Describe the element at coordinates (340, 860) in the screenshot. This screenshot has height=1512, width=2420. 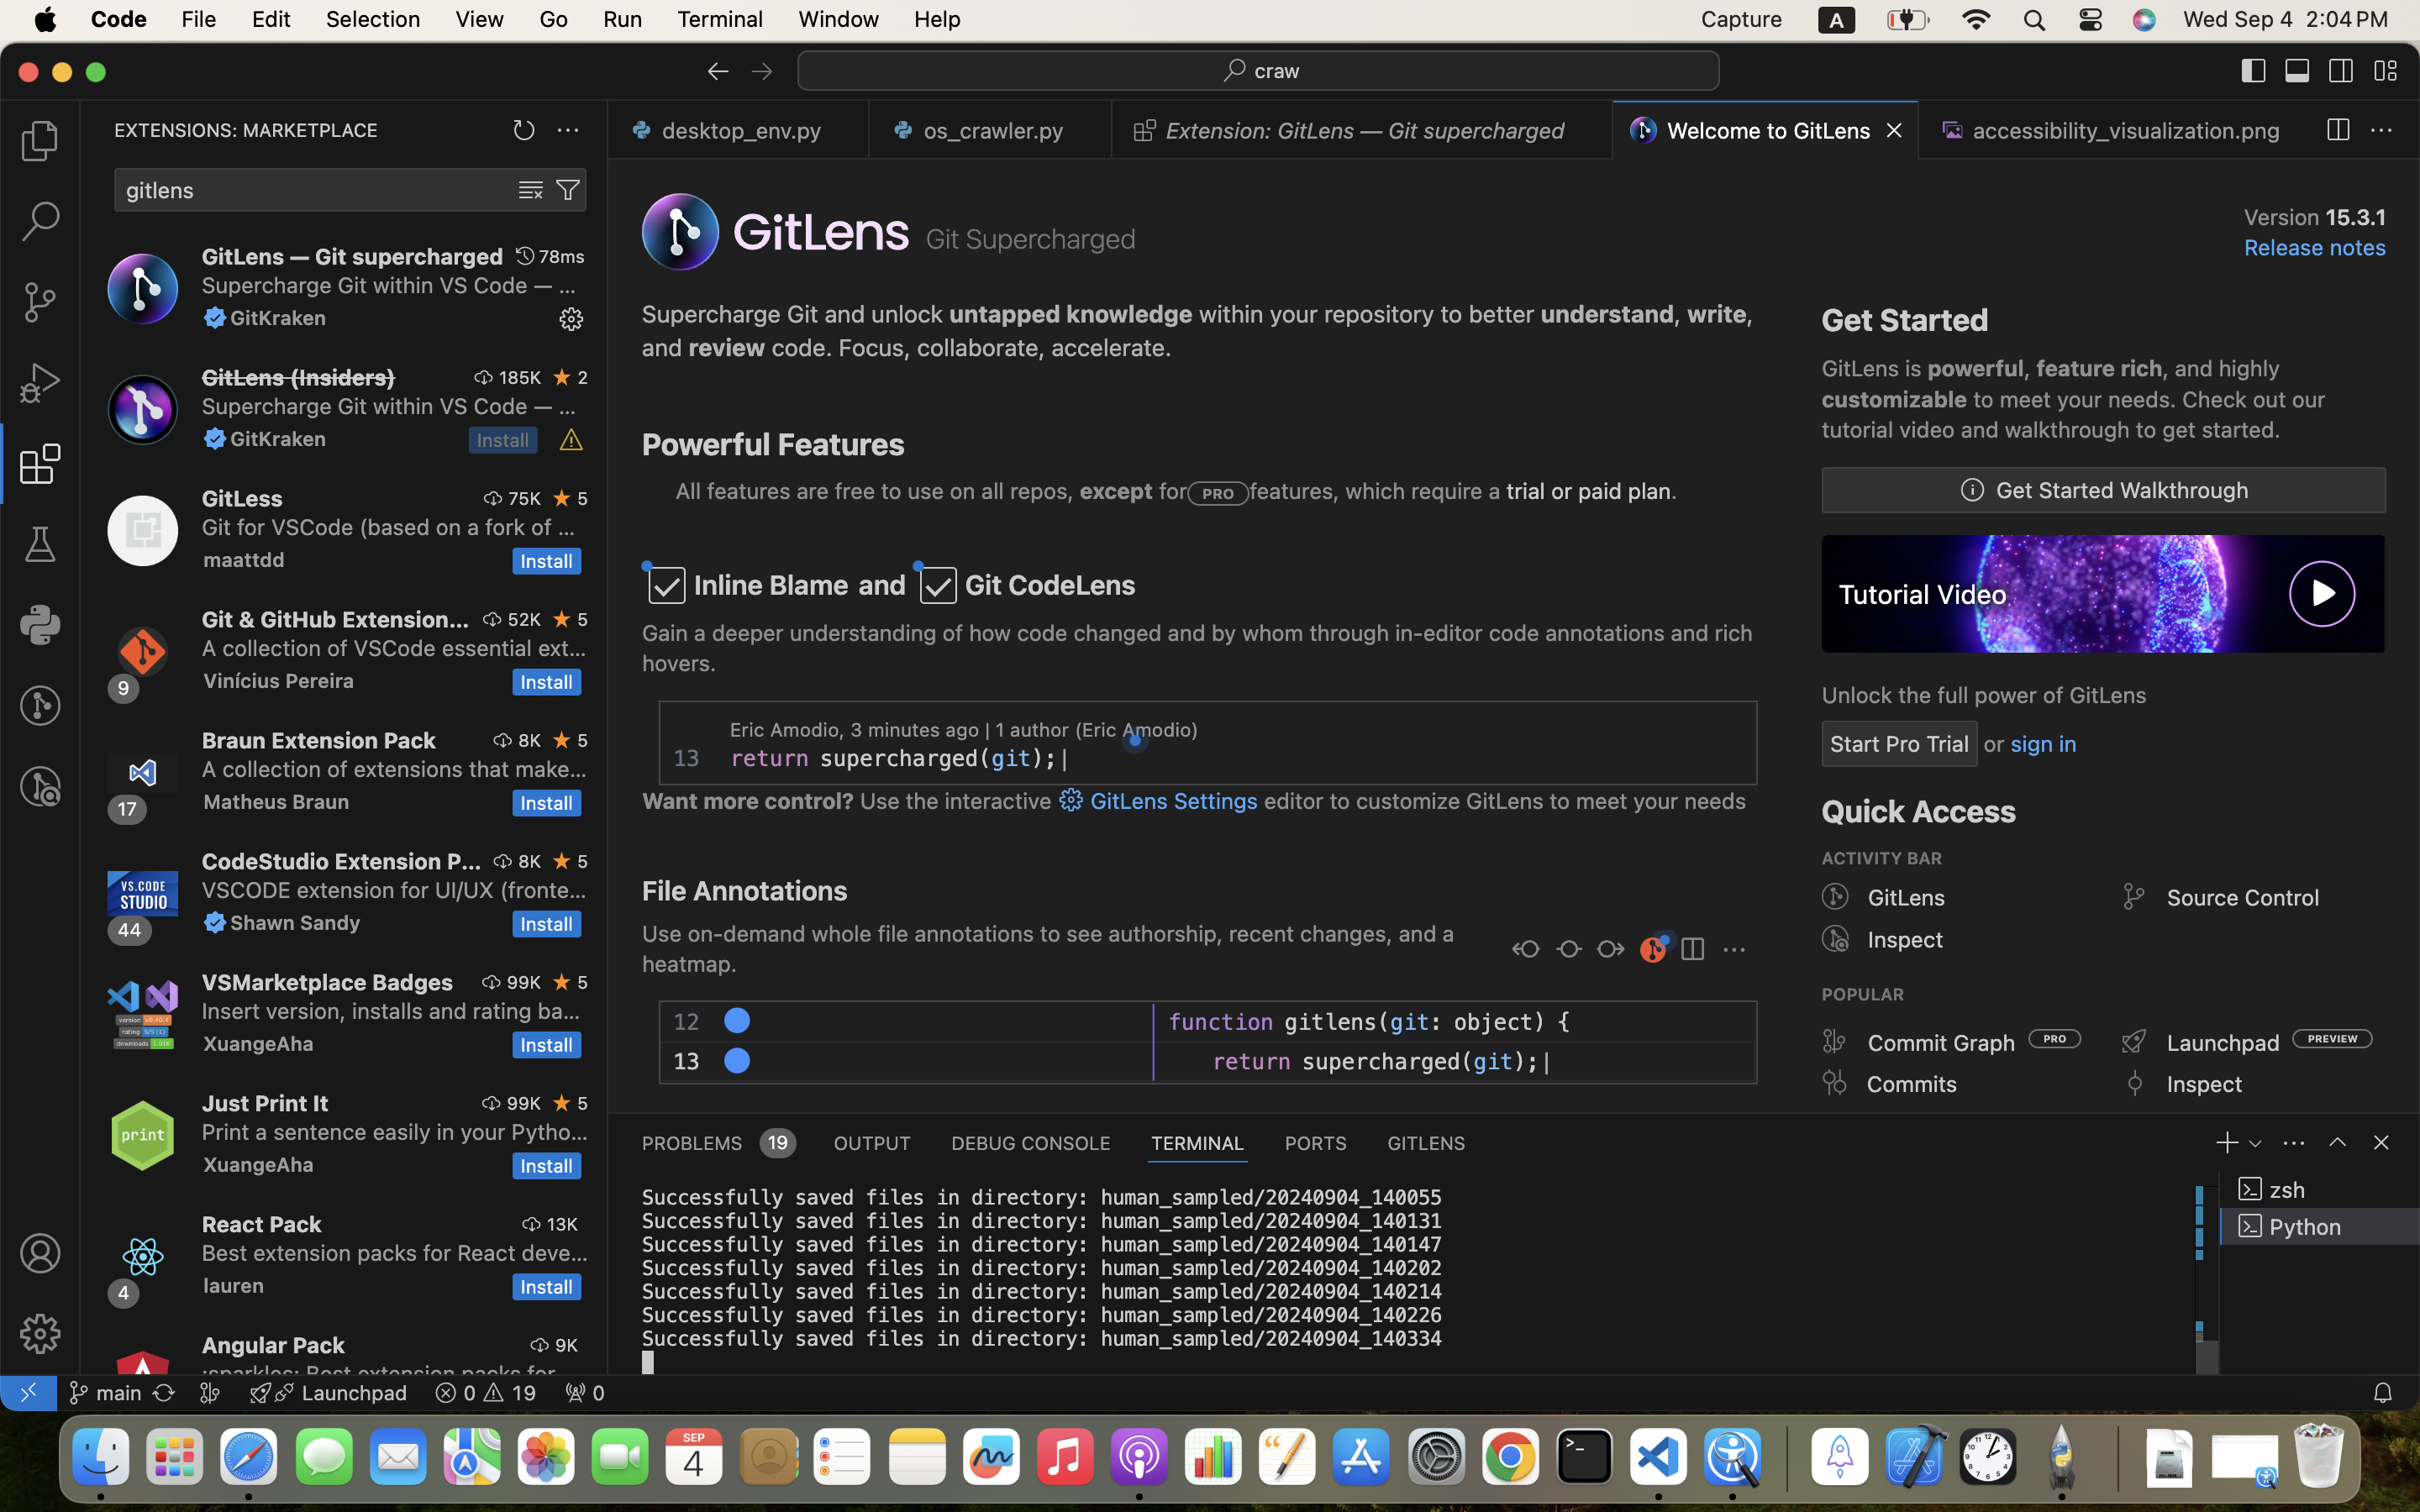
I see `'CodeStudio Extension Pack'` at that location.